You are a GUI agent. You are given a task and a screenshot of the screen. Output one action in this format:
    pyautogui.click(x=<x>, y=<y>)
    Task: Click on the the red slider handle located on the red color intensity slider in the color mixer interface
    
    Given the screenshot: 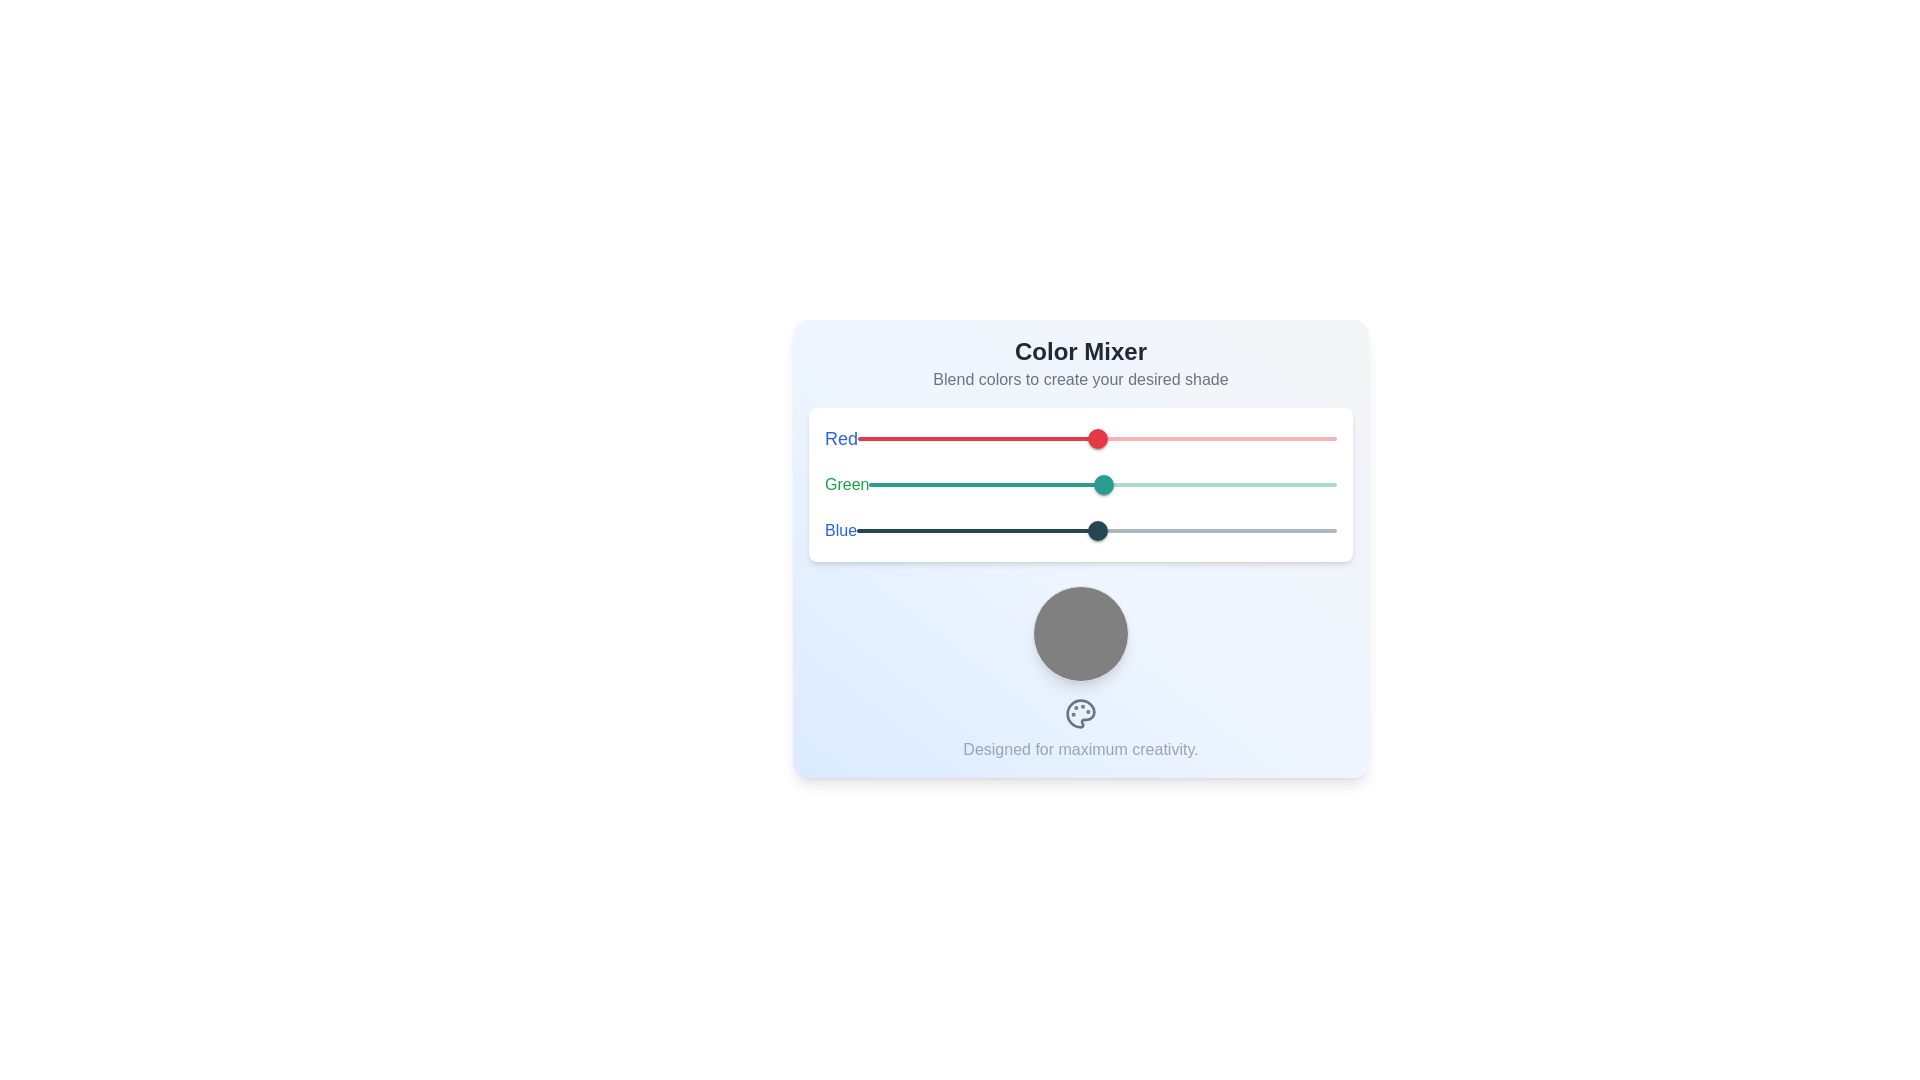 What is the action you would take?
    pyautogui.click(x=1097, y=438)
    